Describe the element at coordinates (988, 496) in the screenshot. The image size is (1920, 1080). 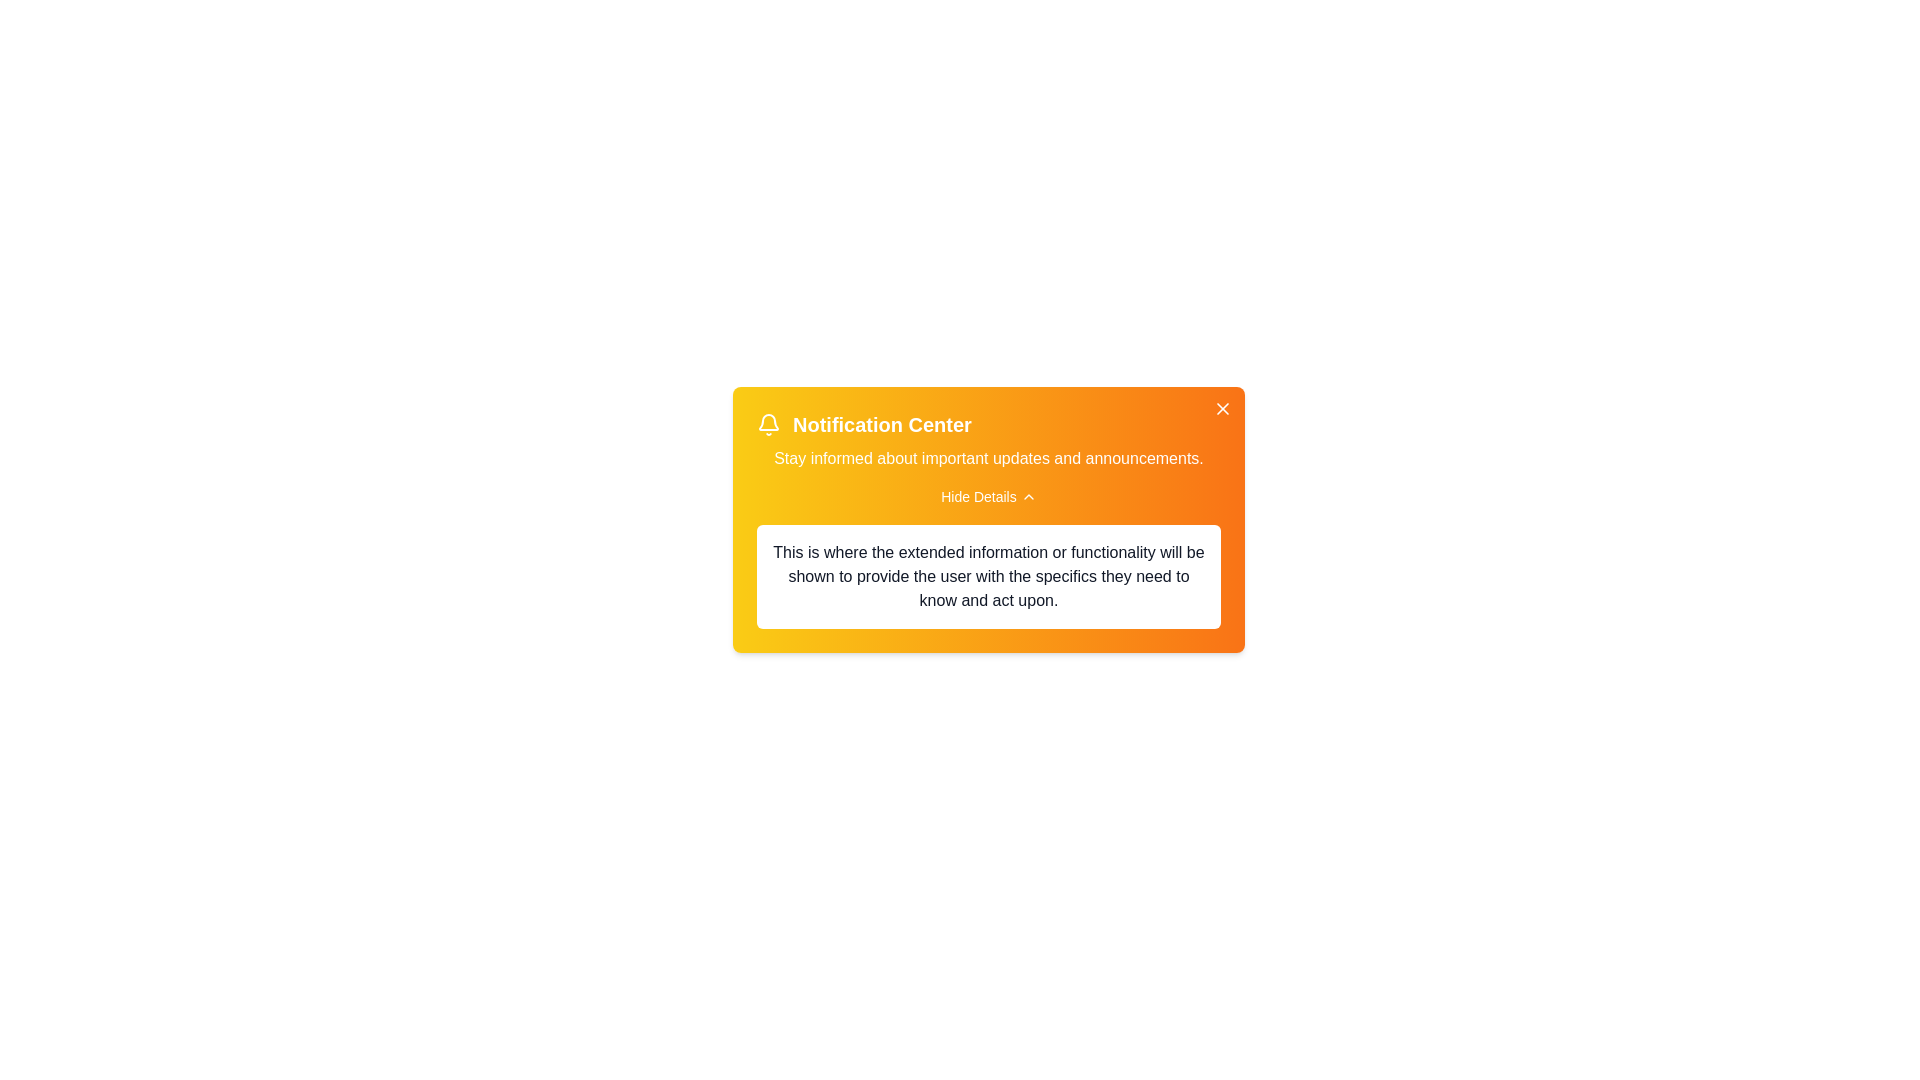
I see `the 'Hide Details' button to toggle the visibility of the detailed information` at that location.